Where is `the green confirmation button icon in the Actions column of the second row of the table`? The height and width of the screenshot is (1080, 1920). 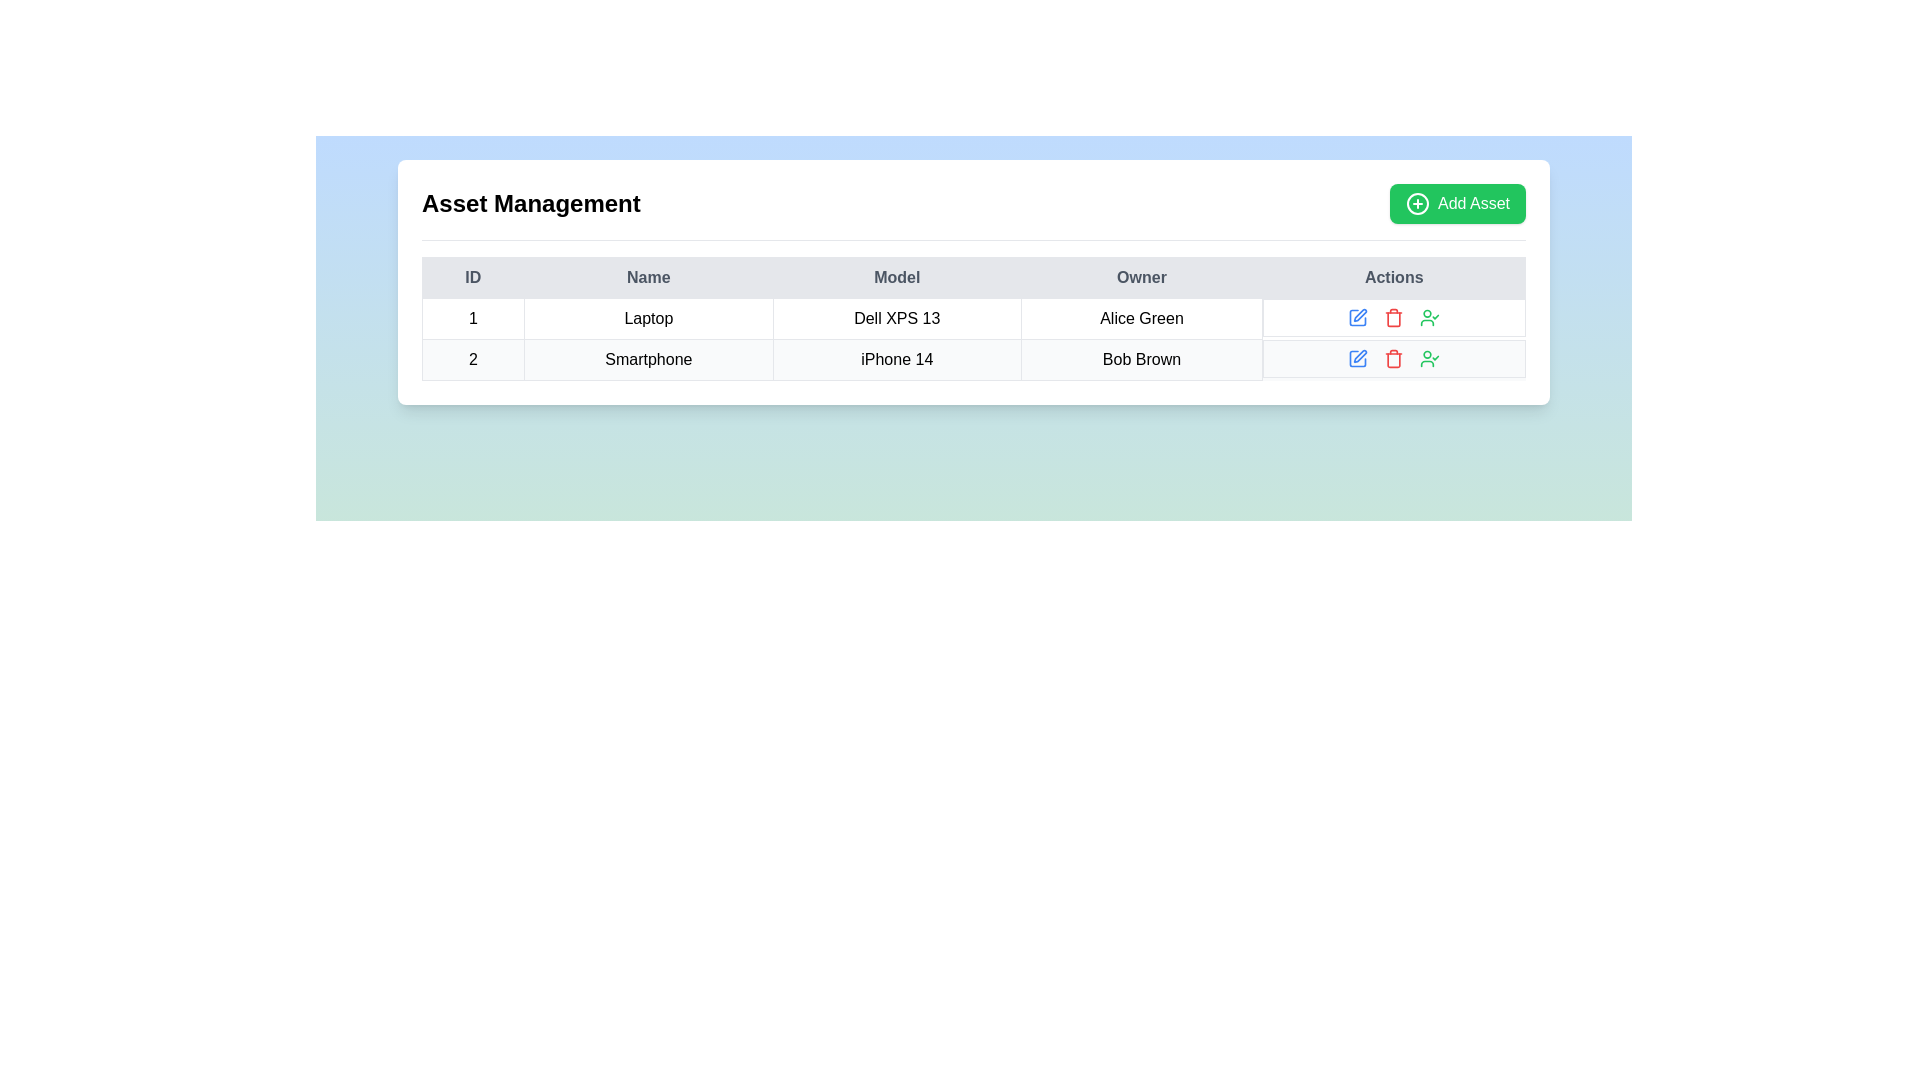 the green confirmation button icon in the Actions column of the second row of the table is located at coordinates (1429, 357).